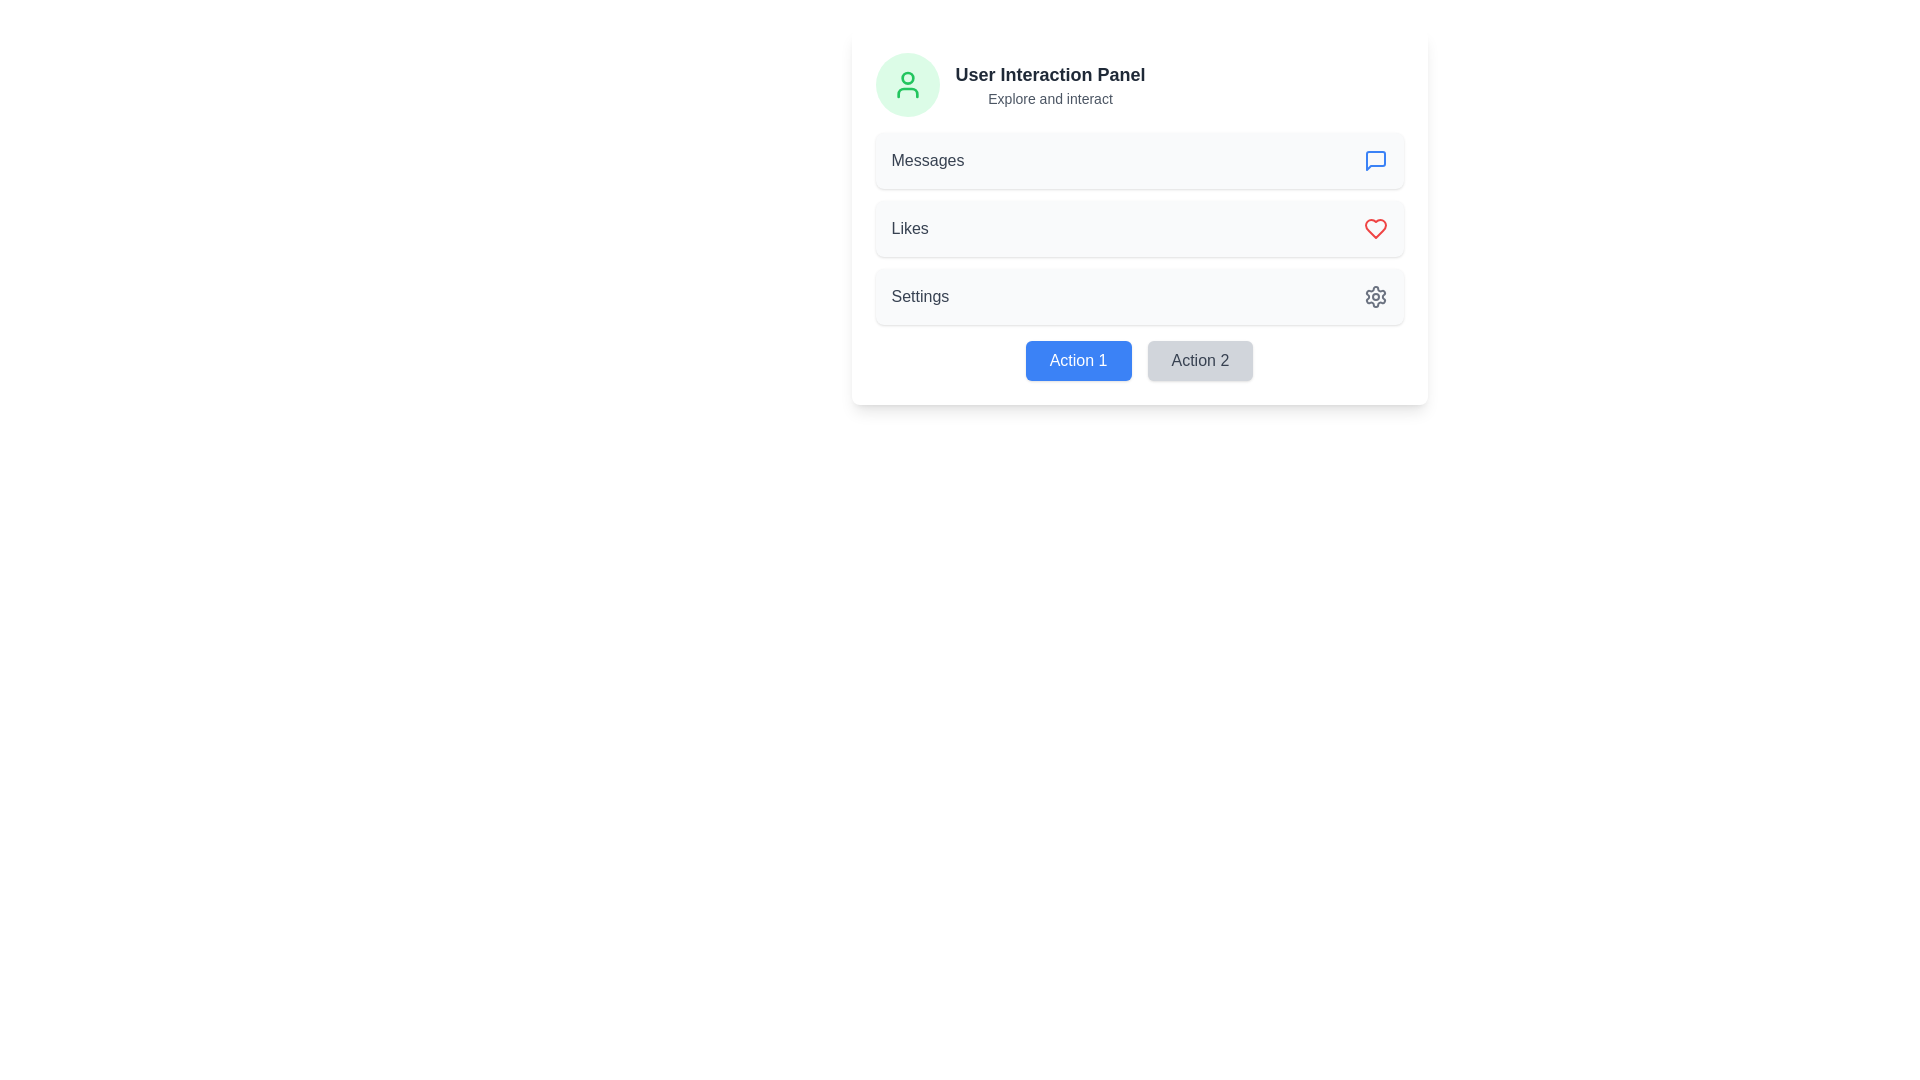 Image resolution: width=1920 pixels, height=1080 pixels. What do you see at coordinates (1049, 99) in the screenshot?
I see `the Text Label that provides auxiliary descriptive or instructional information related to the User Interaction Panel, positioned directly below the section header` at bounding box center [1049, 99].